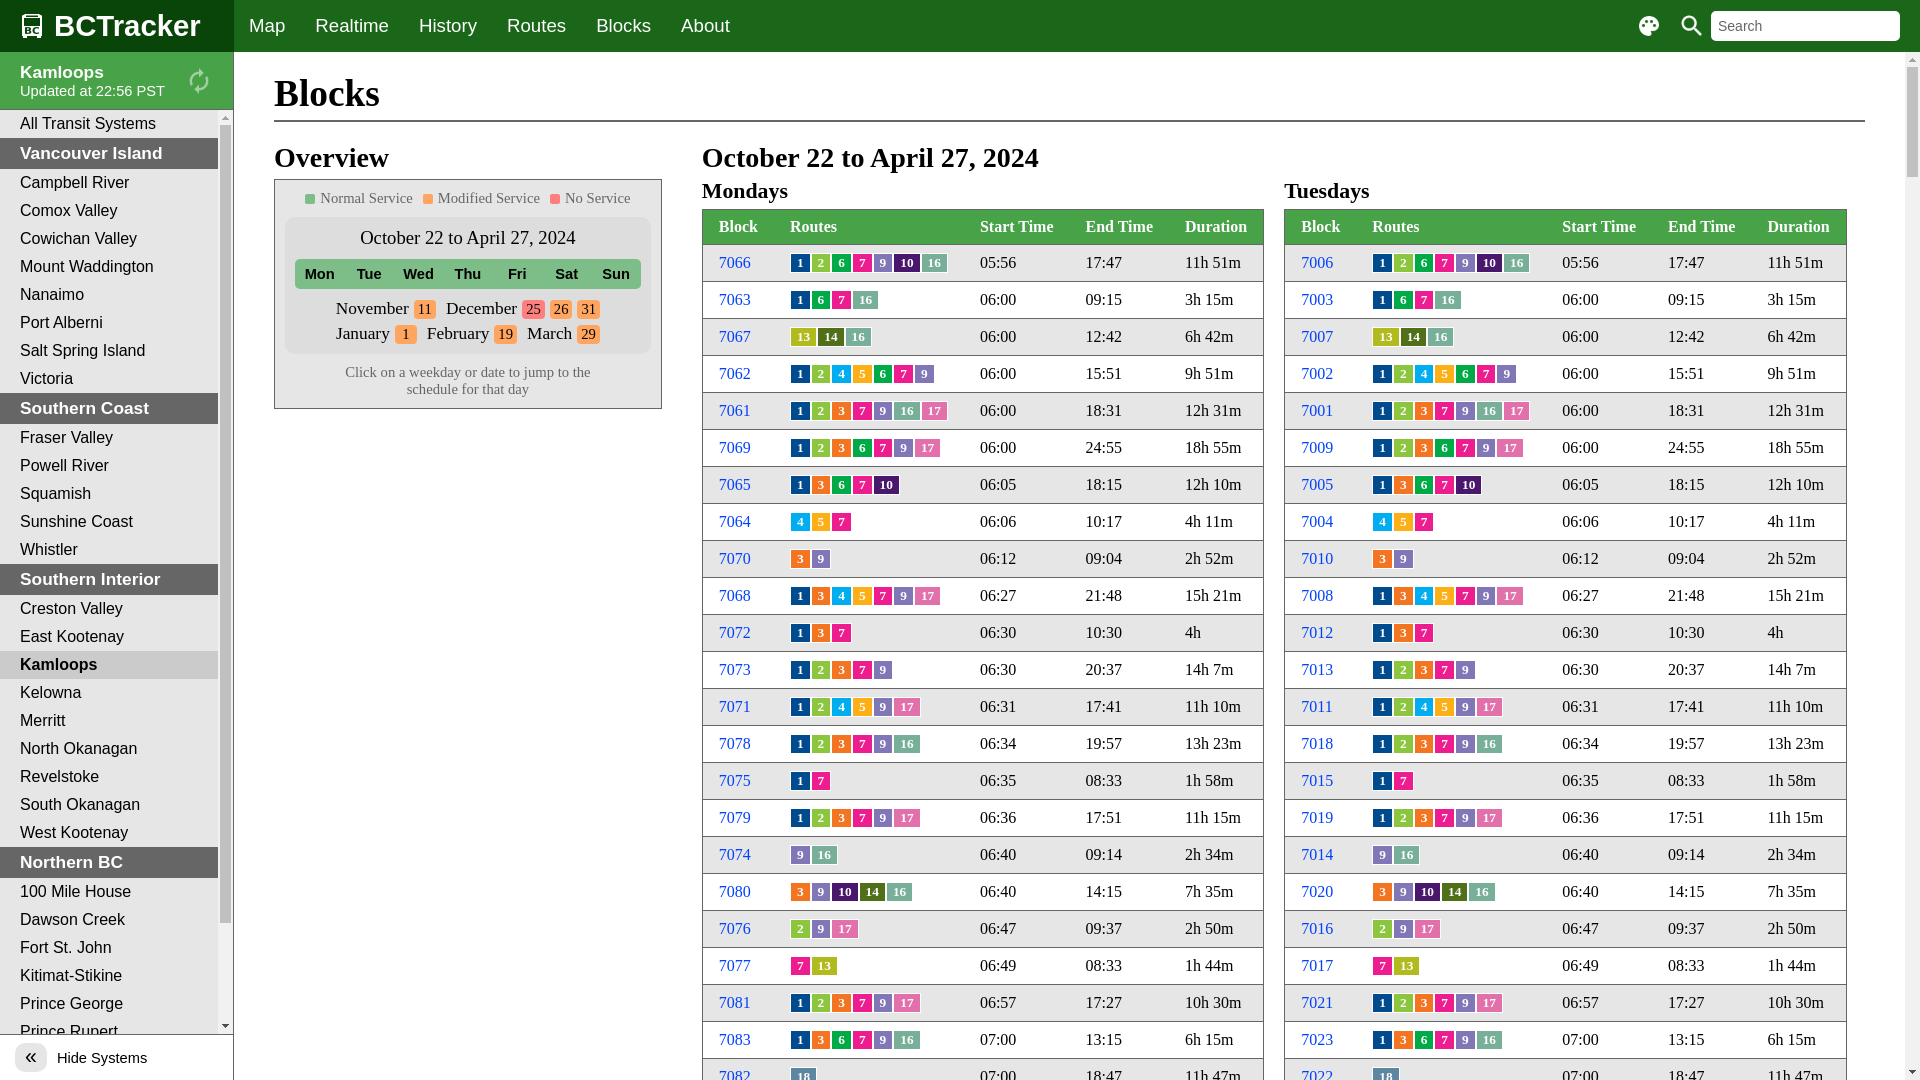  I want to click on '9', so click(1402, 559).